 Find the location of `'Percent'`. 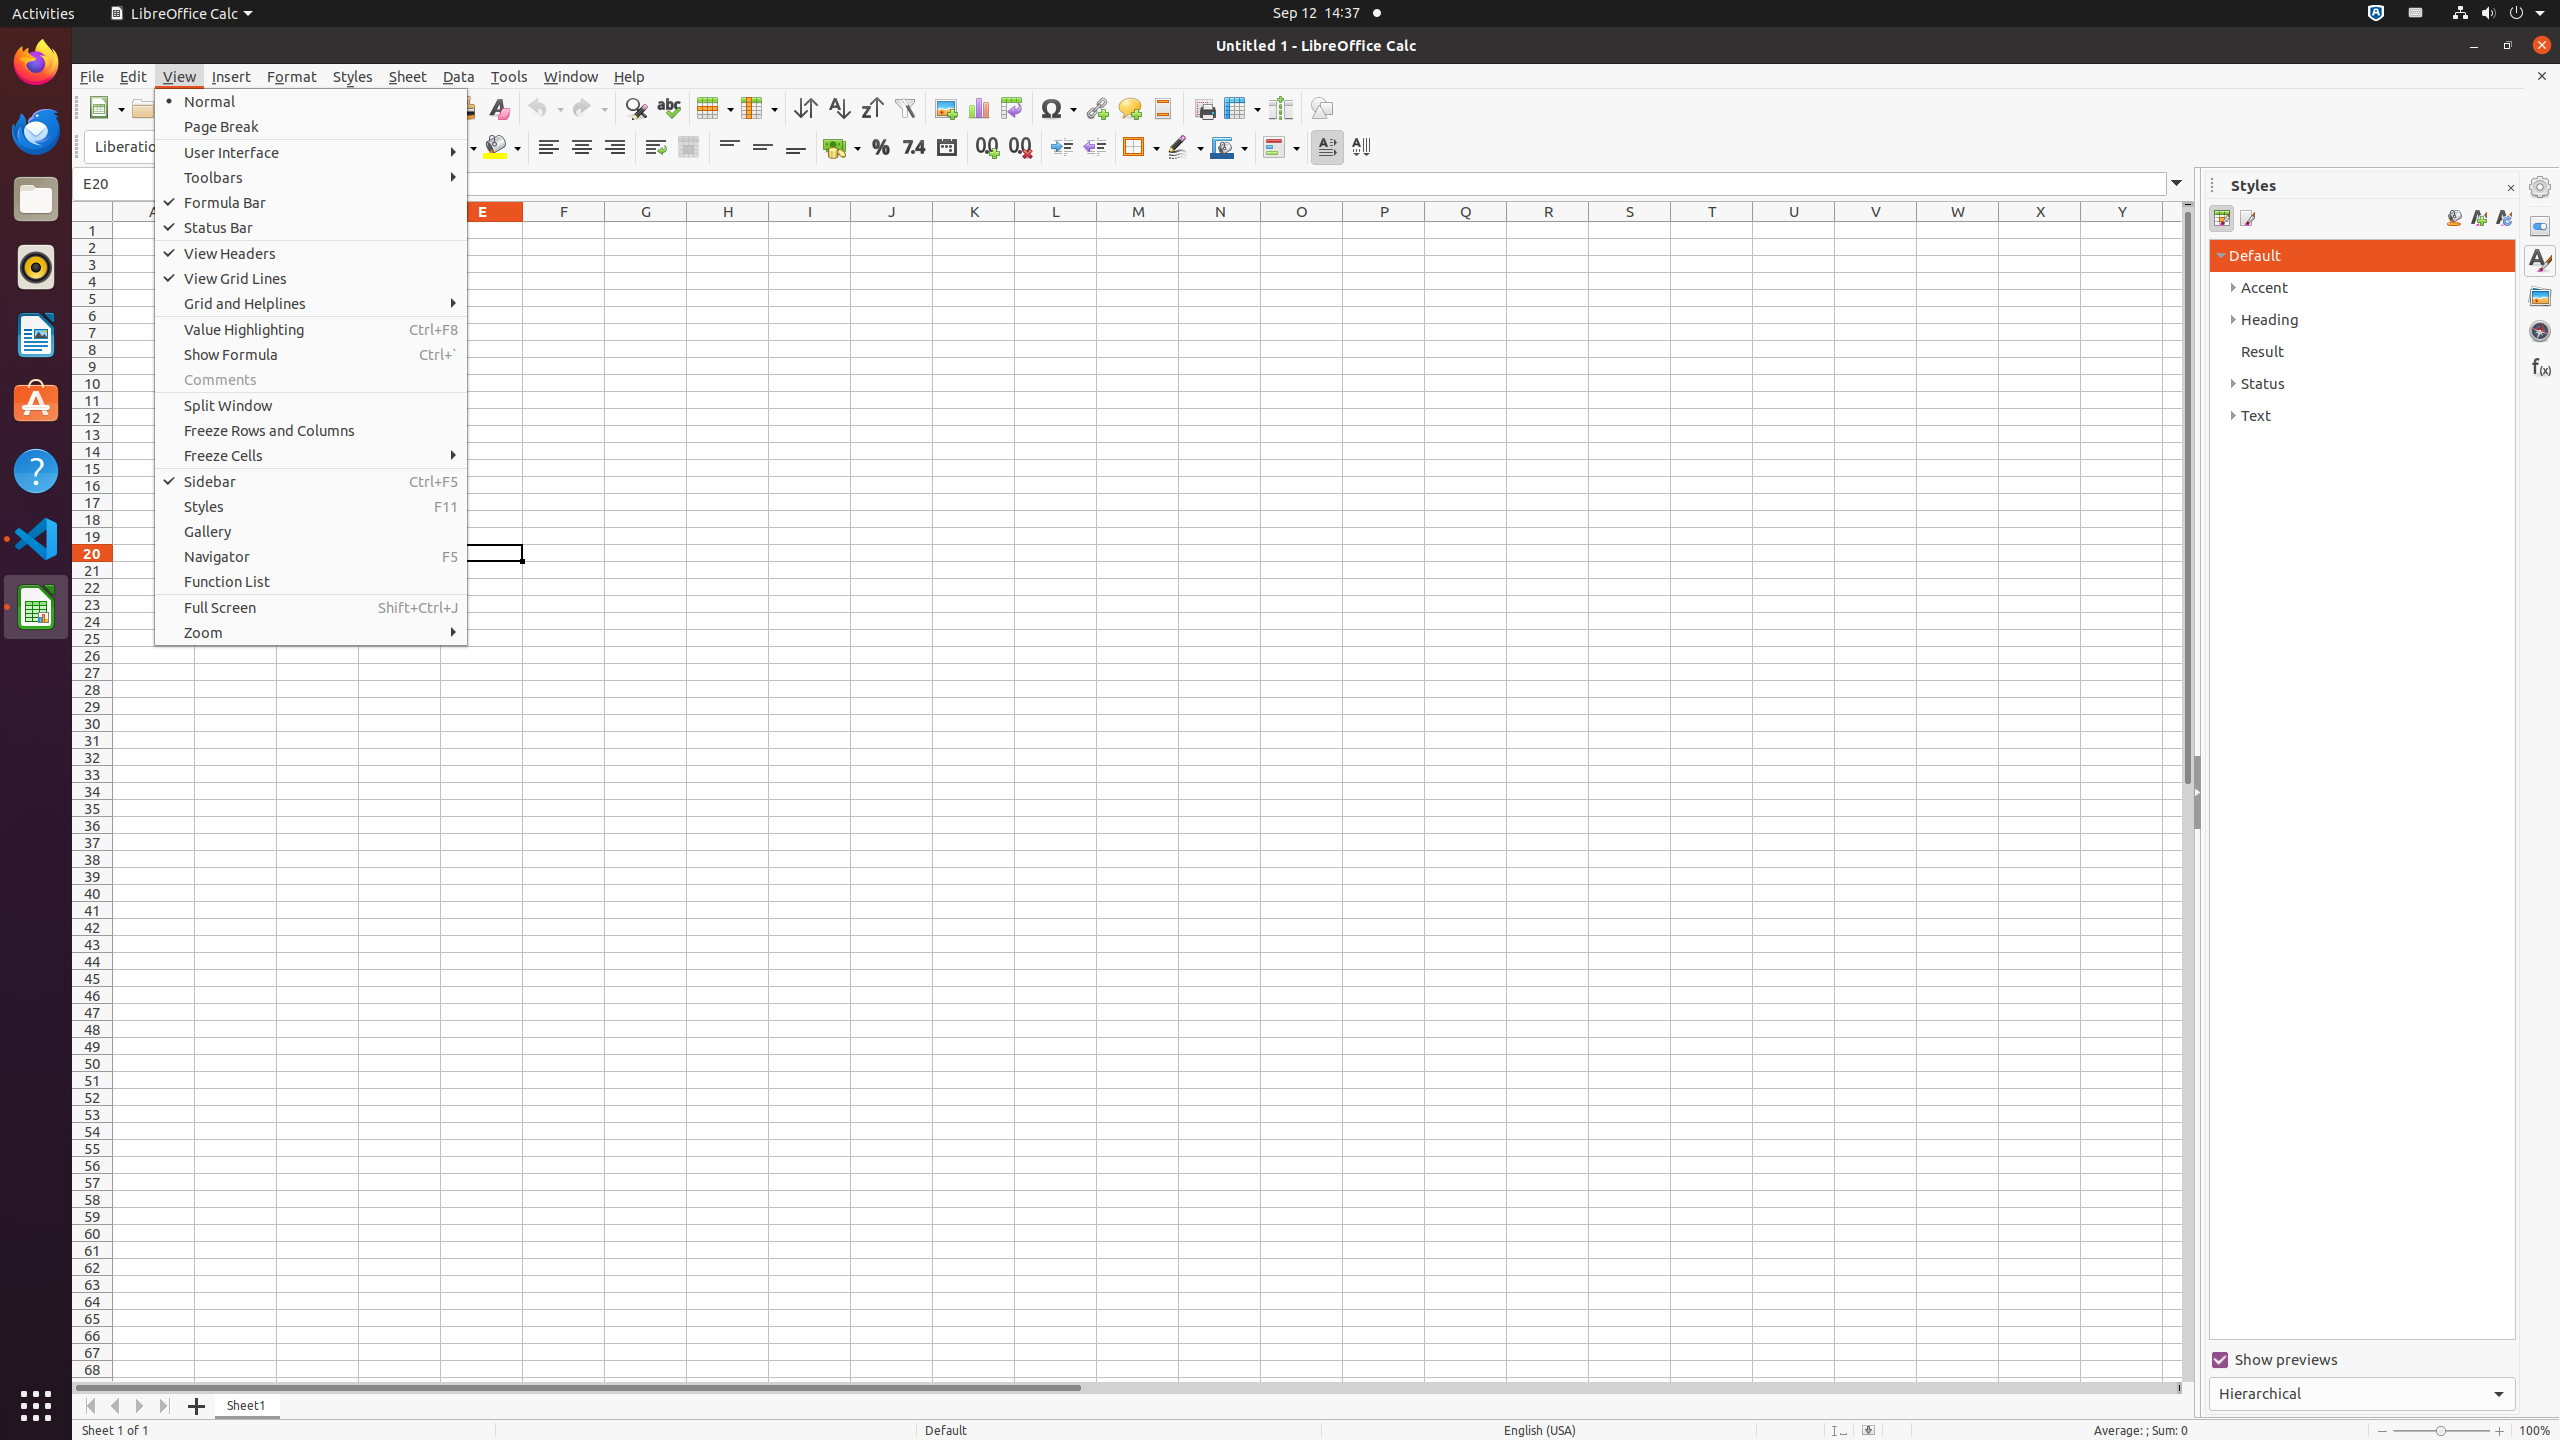

'Percent' is located at coordinates (880, 146).